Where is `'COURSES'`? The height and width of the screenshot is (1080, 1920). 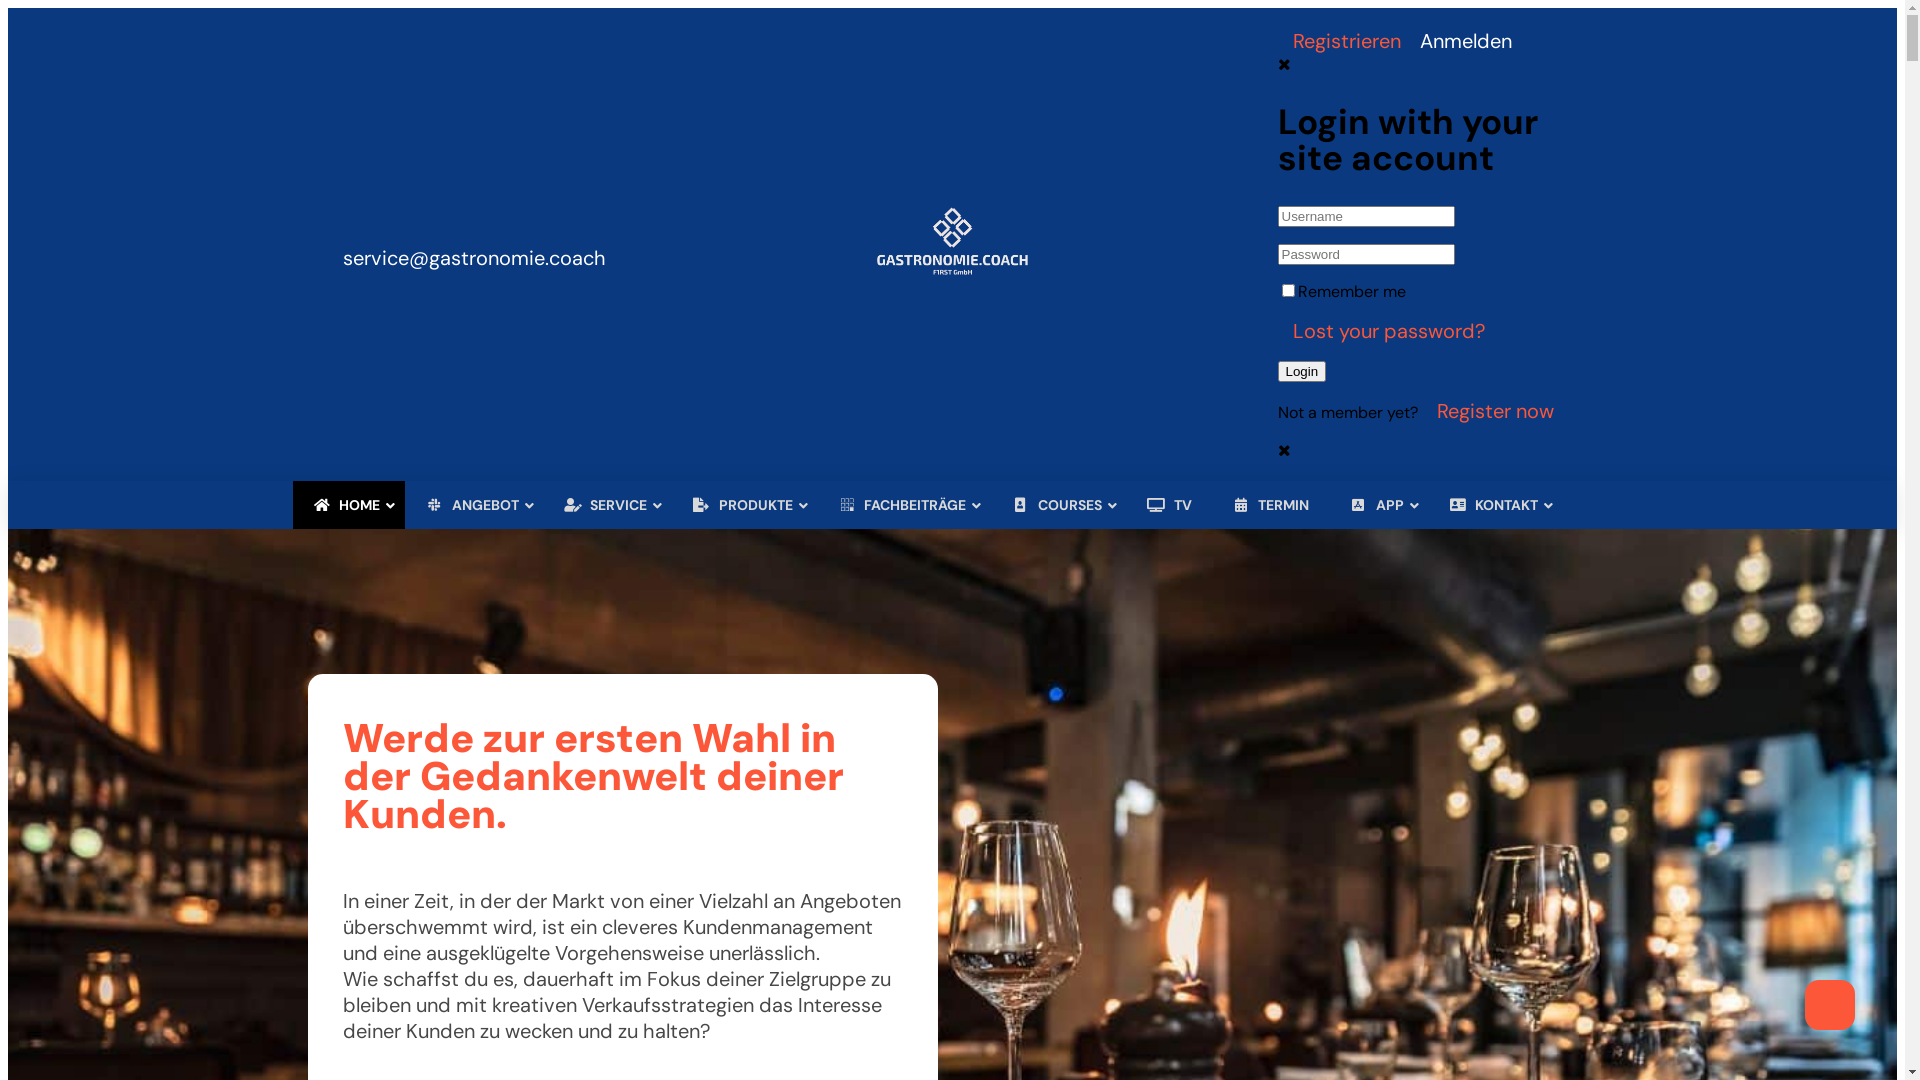 'COURSES' is located at coordinates (1058, 504).